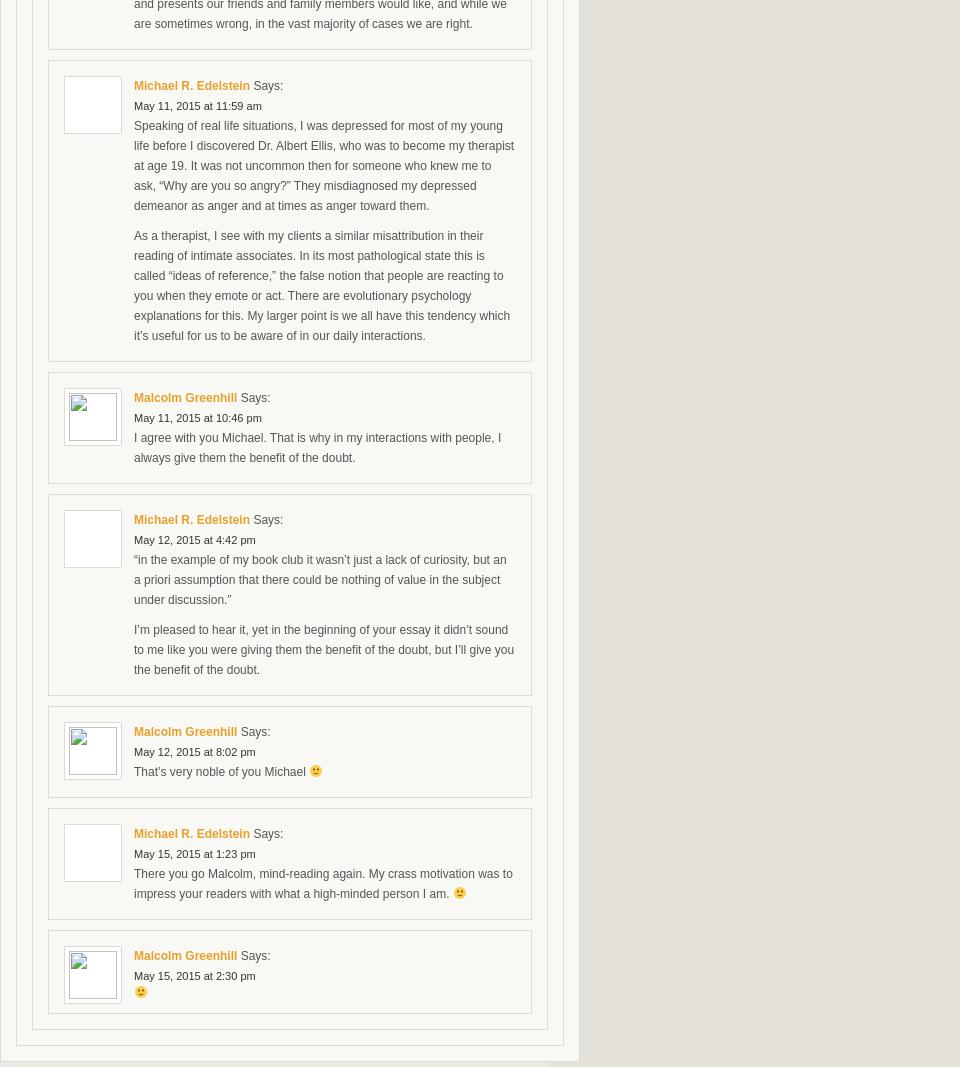  Describe the element at coordinates (317, 447) in the screenshot. I see `'I agree with you Michael. That is why in my interactions with people, I always give them the benefit of the doubt.'` at that location.